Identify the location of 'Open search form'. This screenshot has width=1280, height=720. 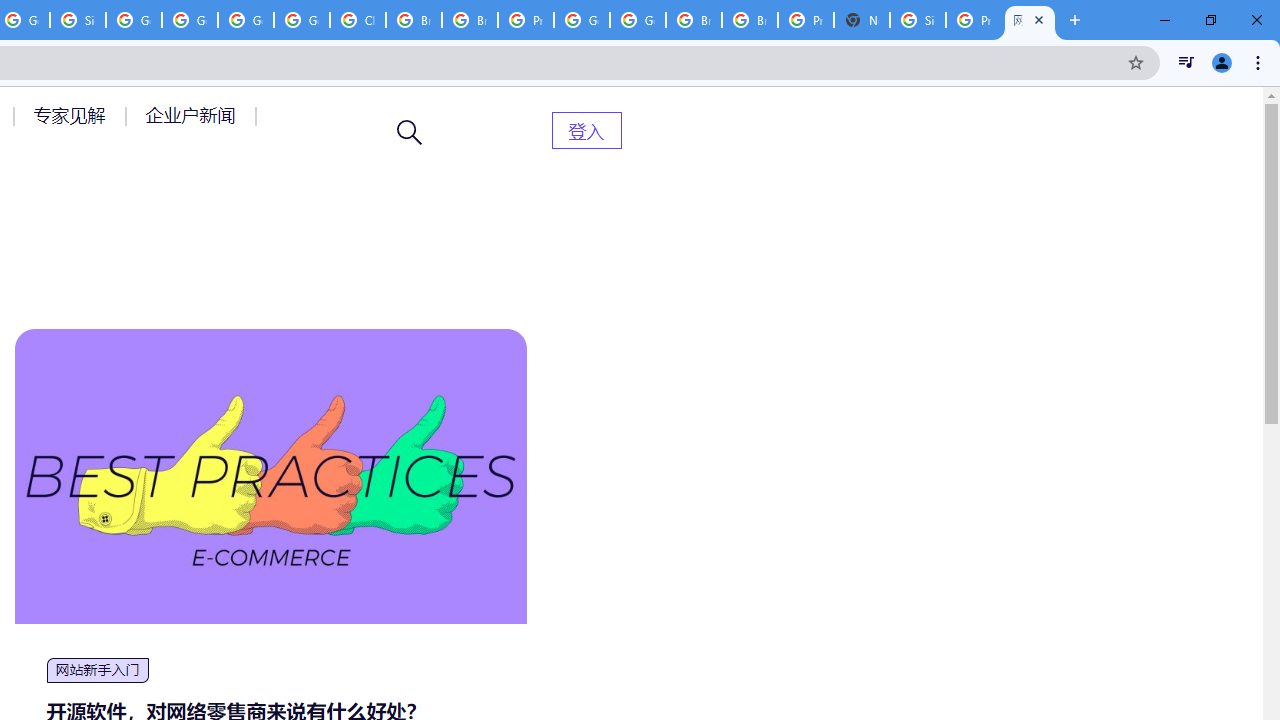
(409, 132).